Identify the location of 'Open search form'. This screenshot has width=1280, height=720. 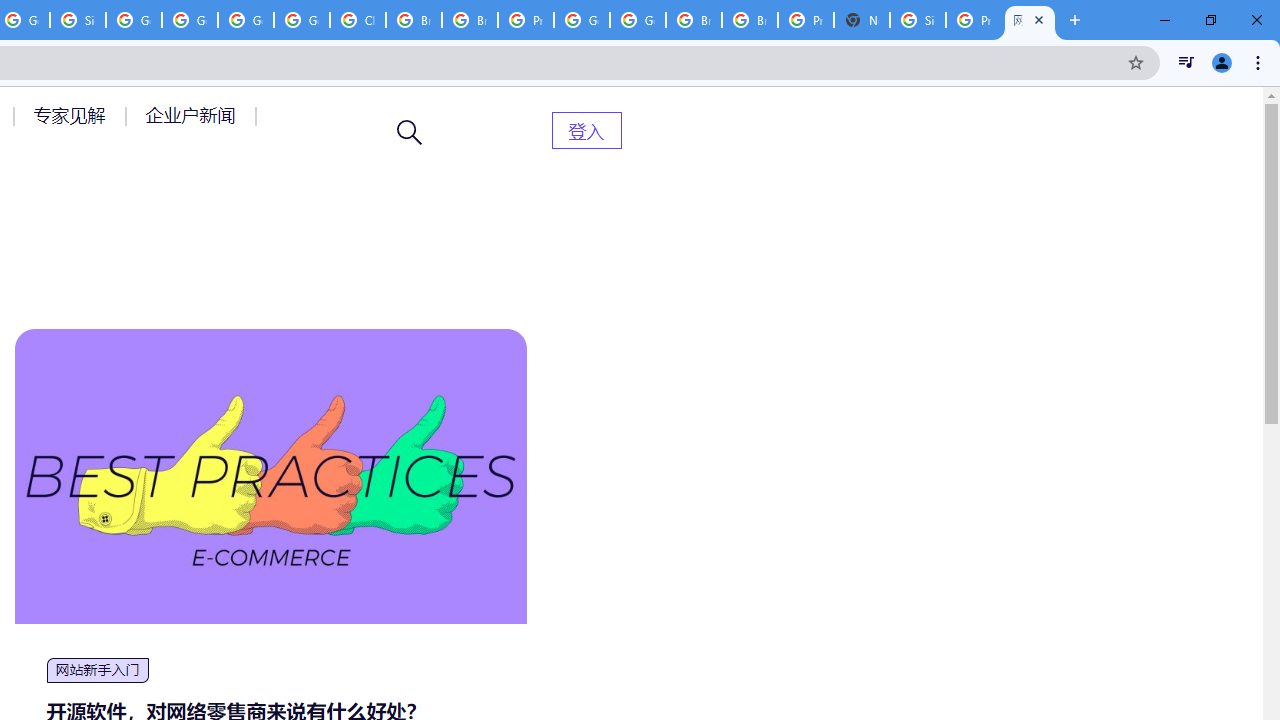
(409, 132).